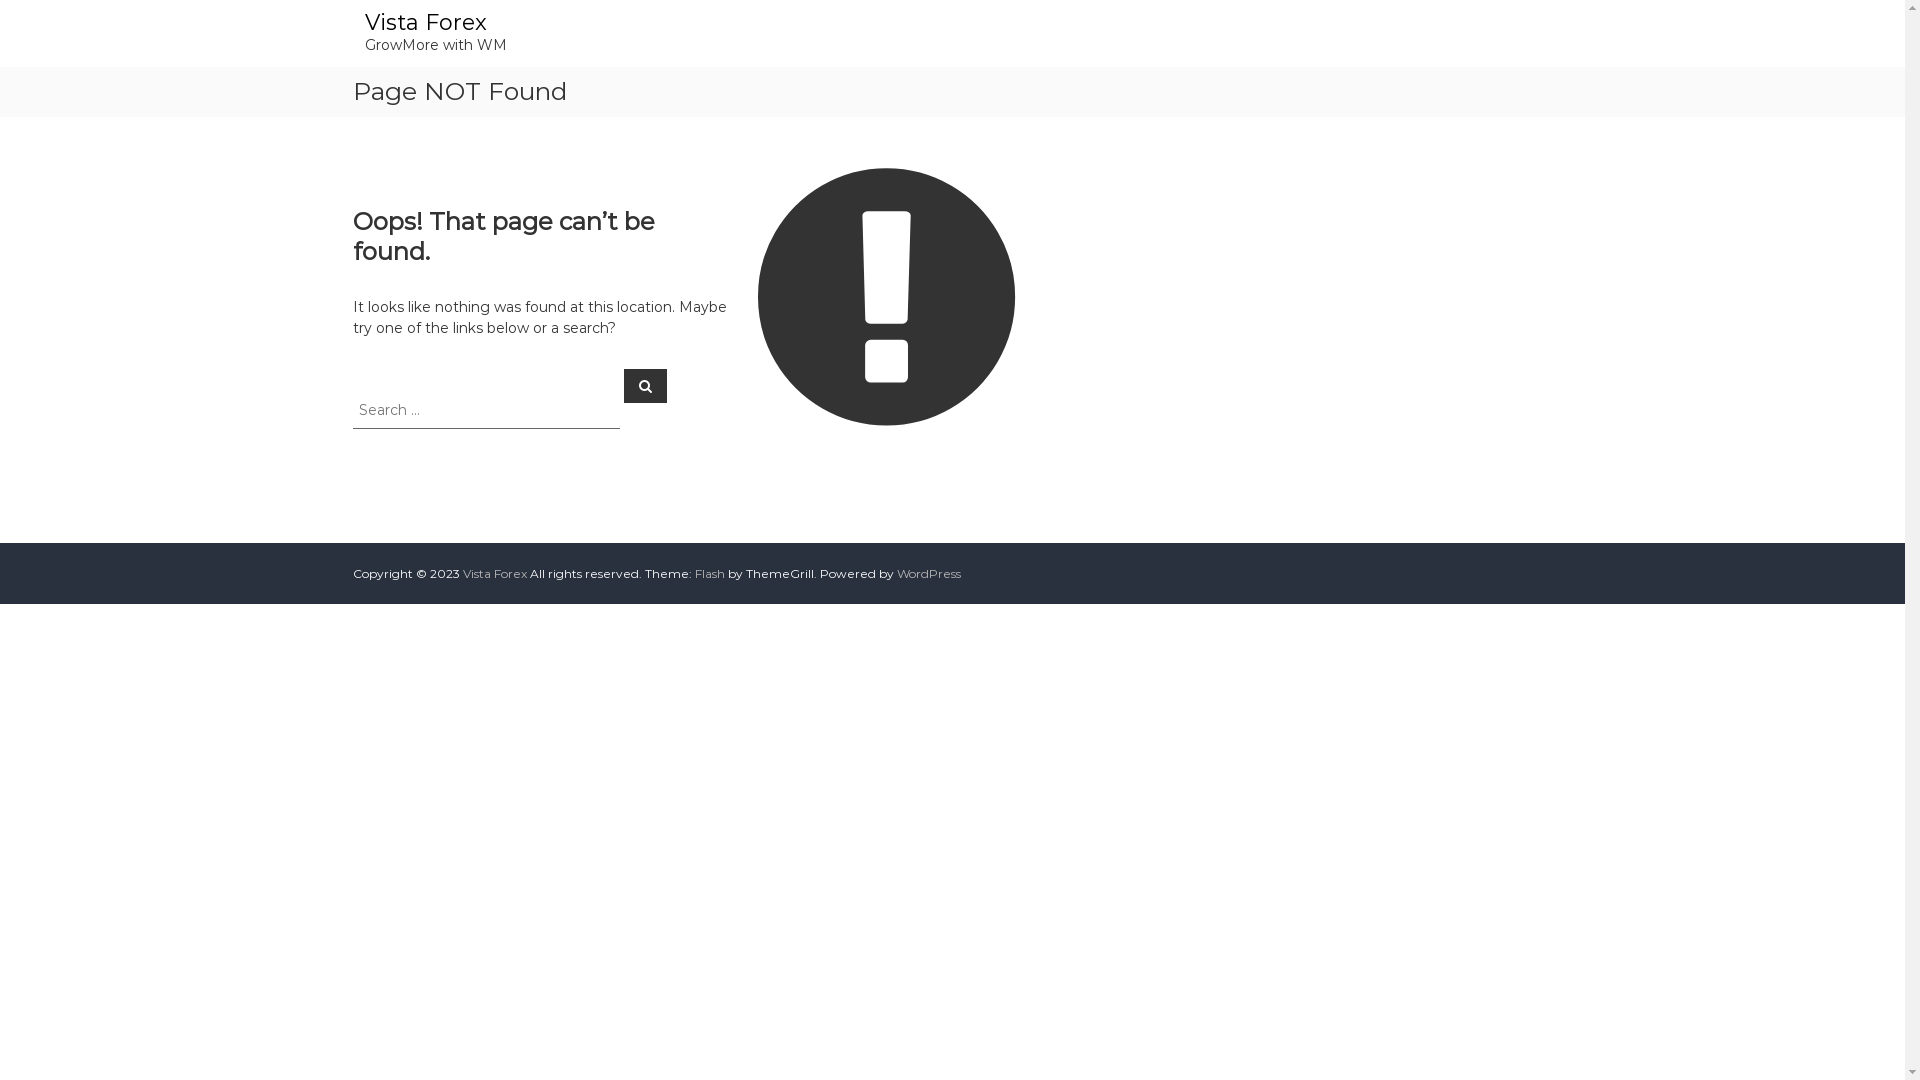 The width and height of the screenshot is (1920, 1080). What do you see at coordinates (424, 22) in the screenshot?
I see `'Vista Forex'` at bounding box center [424, 22].